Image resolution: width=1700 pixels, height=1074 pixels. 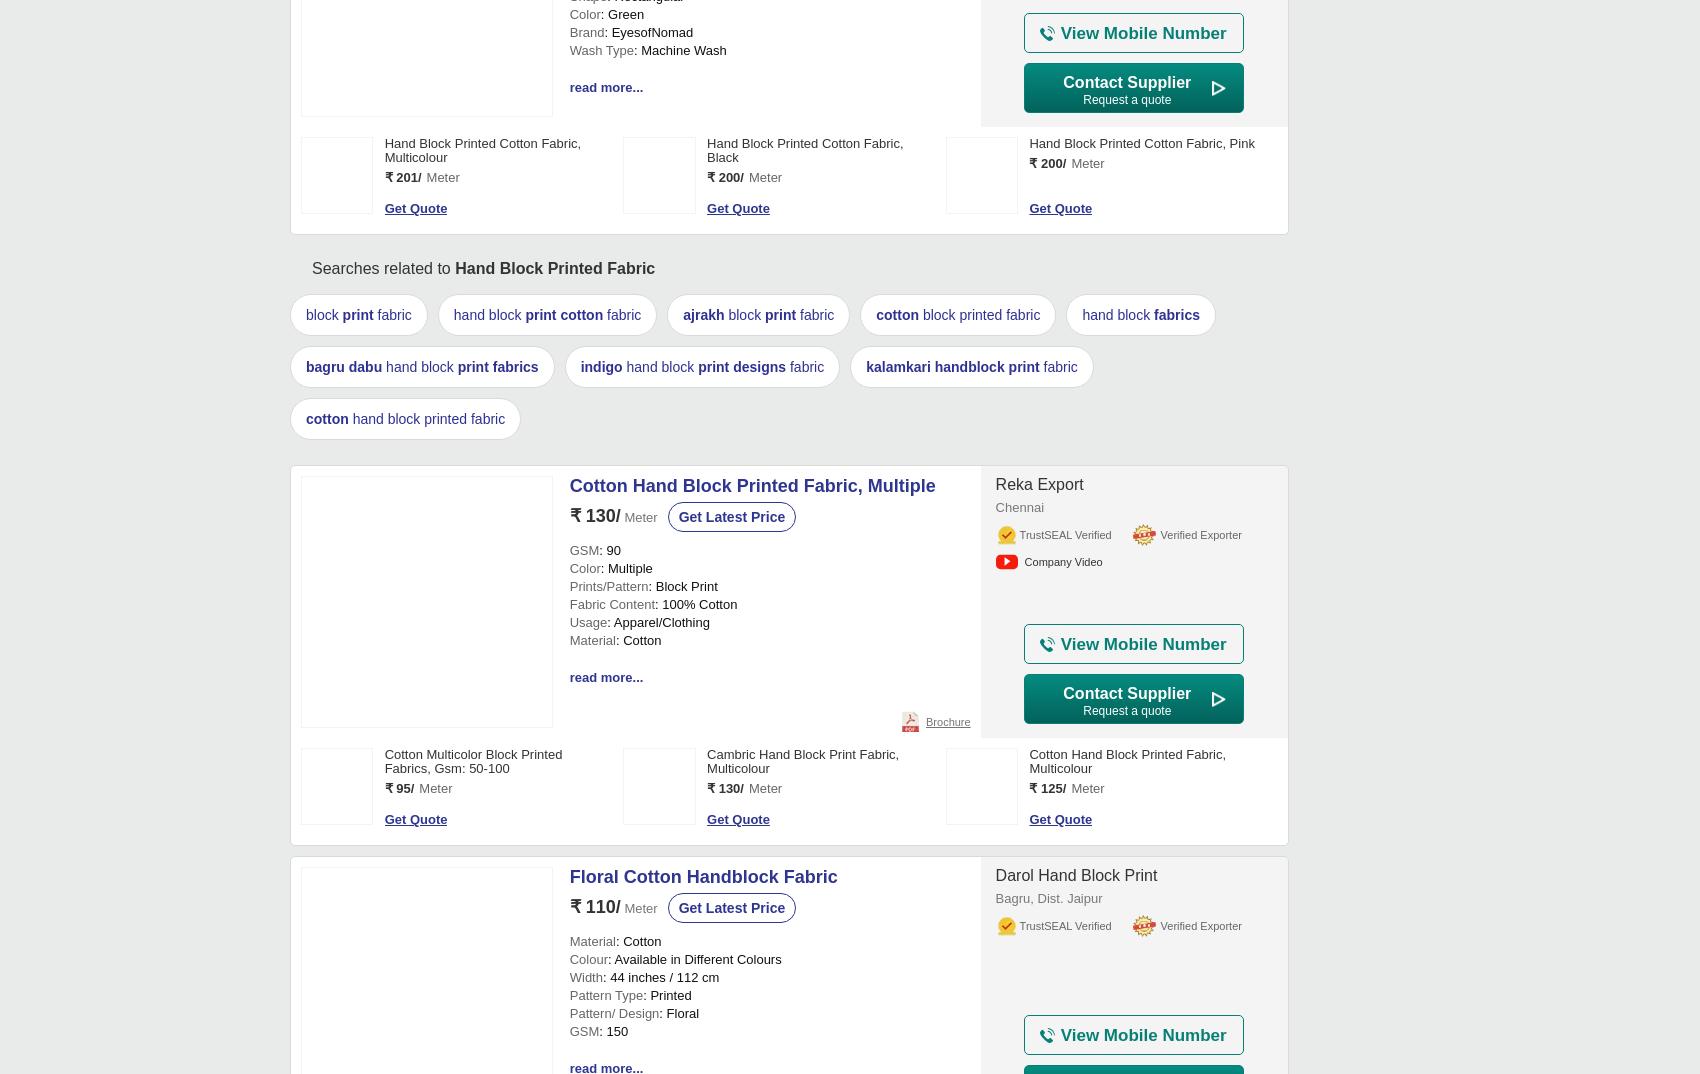 I want to click on 'dabu', so click(x=363, y=979).